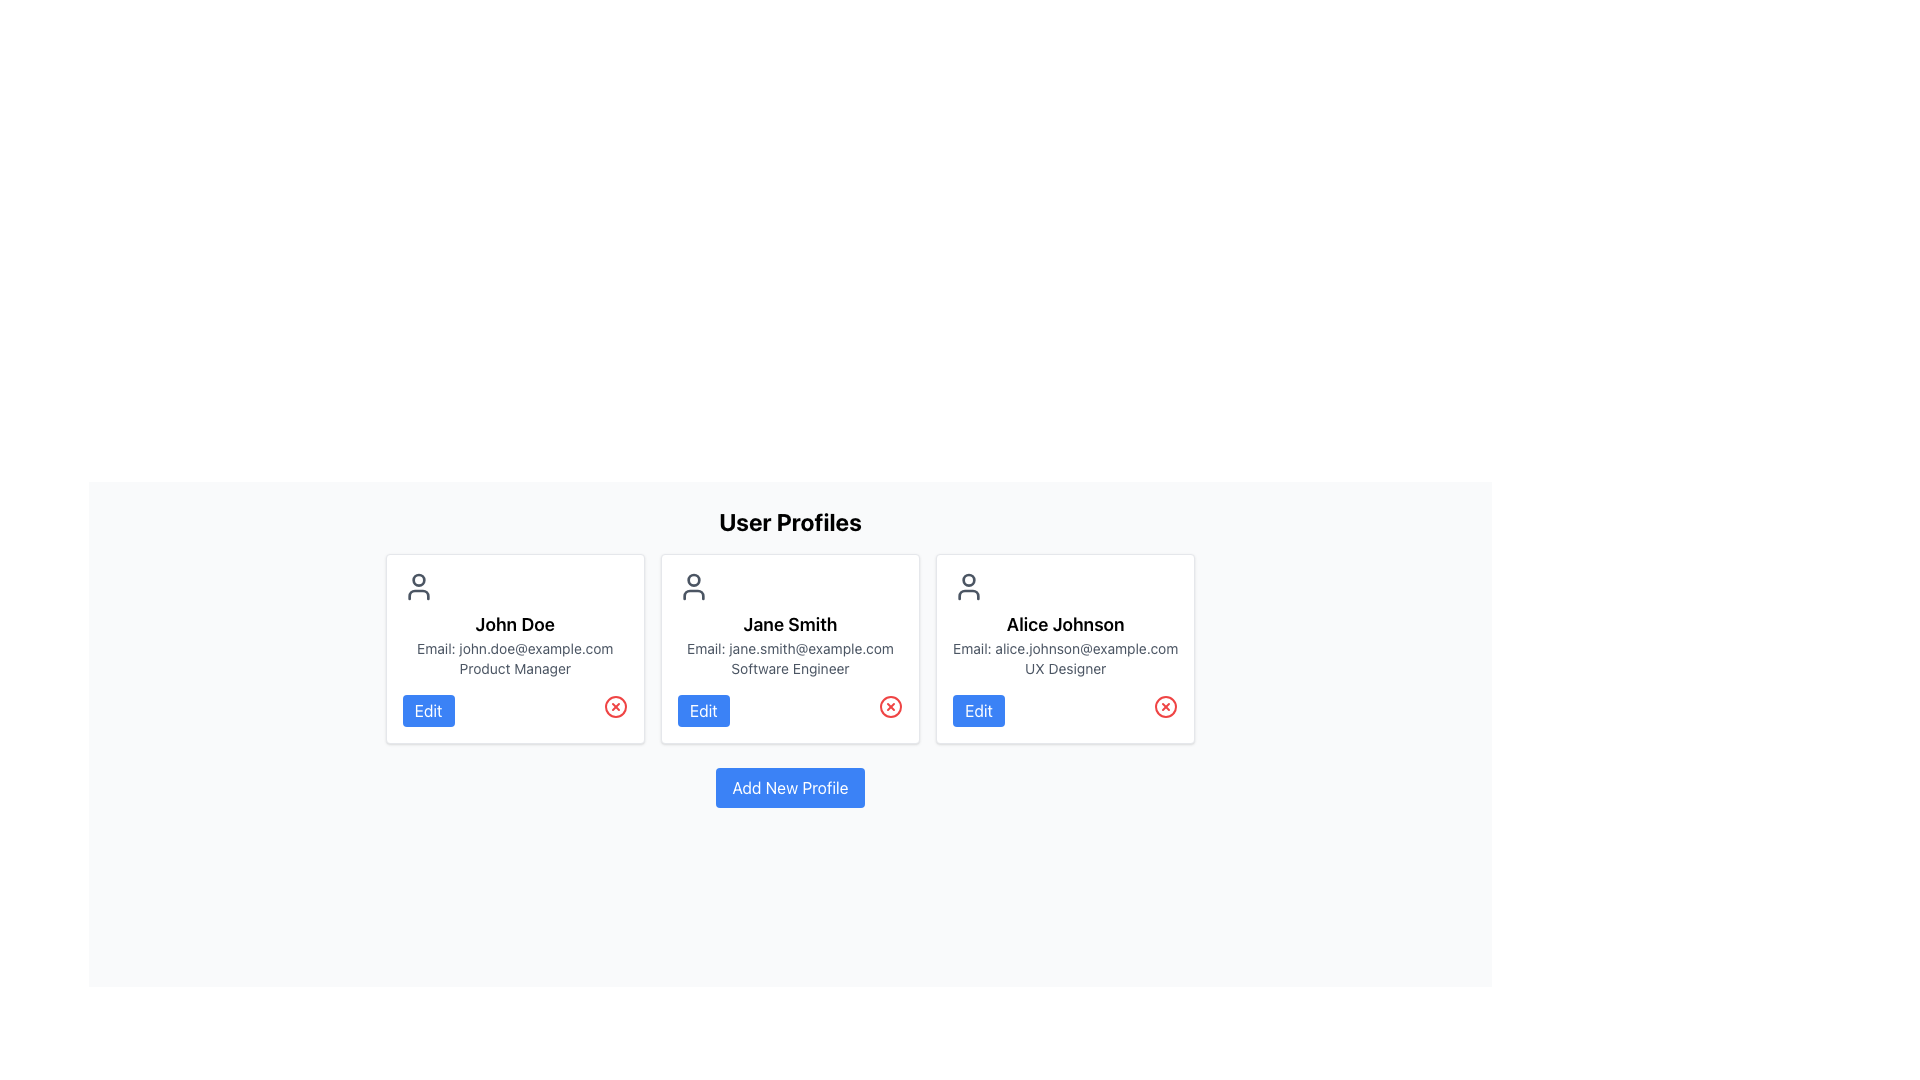 The image size is (1920, 1080). What do you see at coordinates (1166, 705) in the screenshot?
I see `the delete button located in the bottom-right corner of Alice Johnson's user profile card` at bounding box center [1166, 705].